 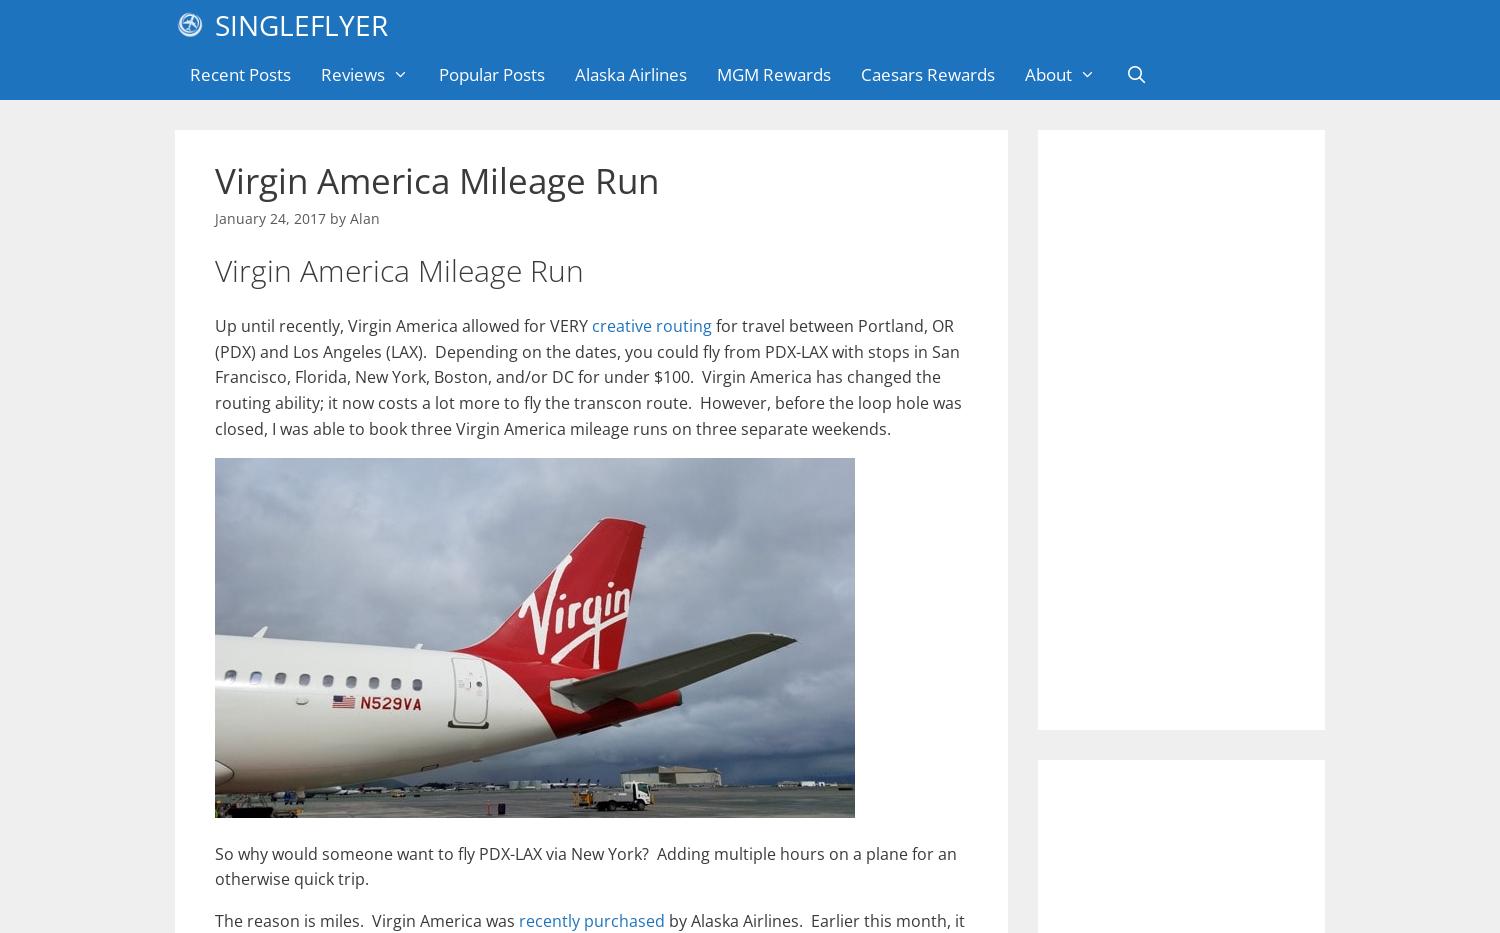 What do you see at coordinates (630, 74) in the screenshot?
I see `'Alaska Airlines'` at bounding box center [630, 74].